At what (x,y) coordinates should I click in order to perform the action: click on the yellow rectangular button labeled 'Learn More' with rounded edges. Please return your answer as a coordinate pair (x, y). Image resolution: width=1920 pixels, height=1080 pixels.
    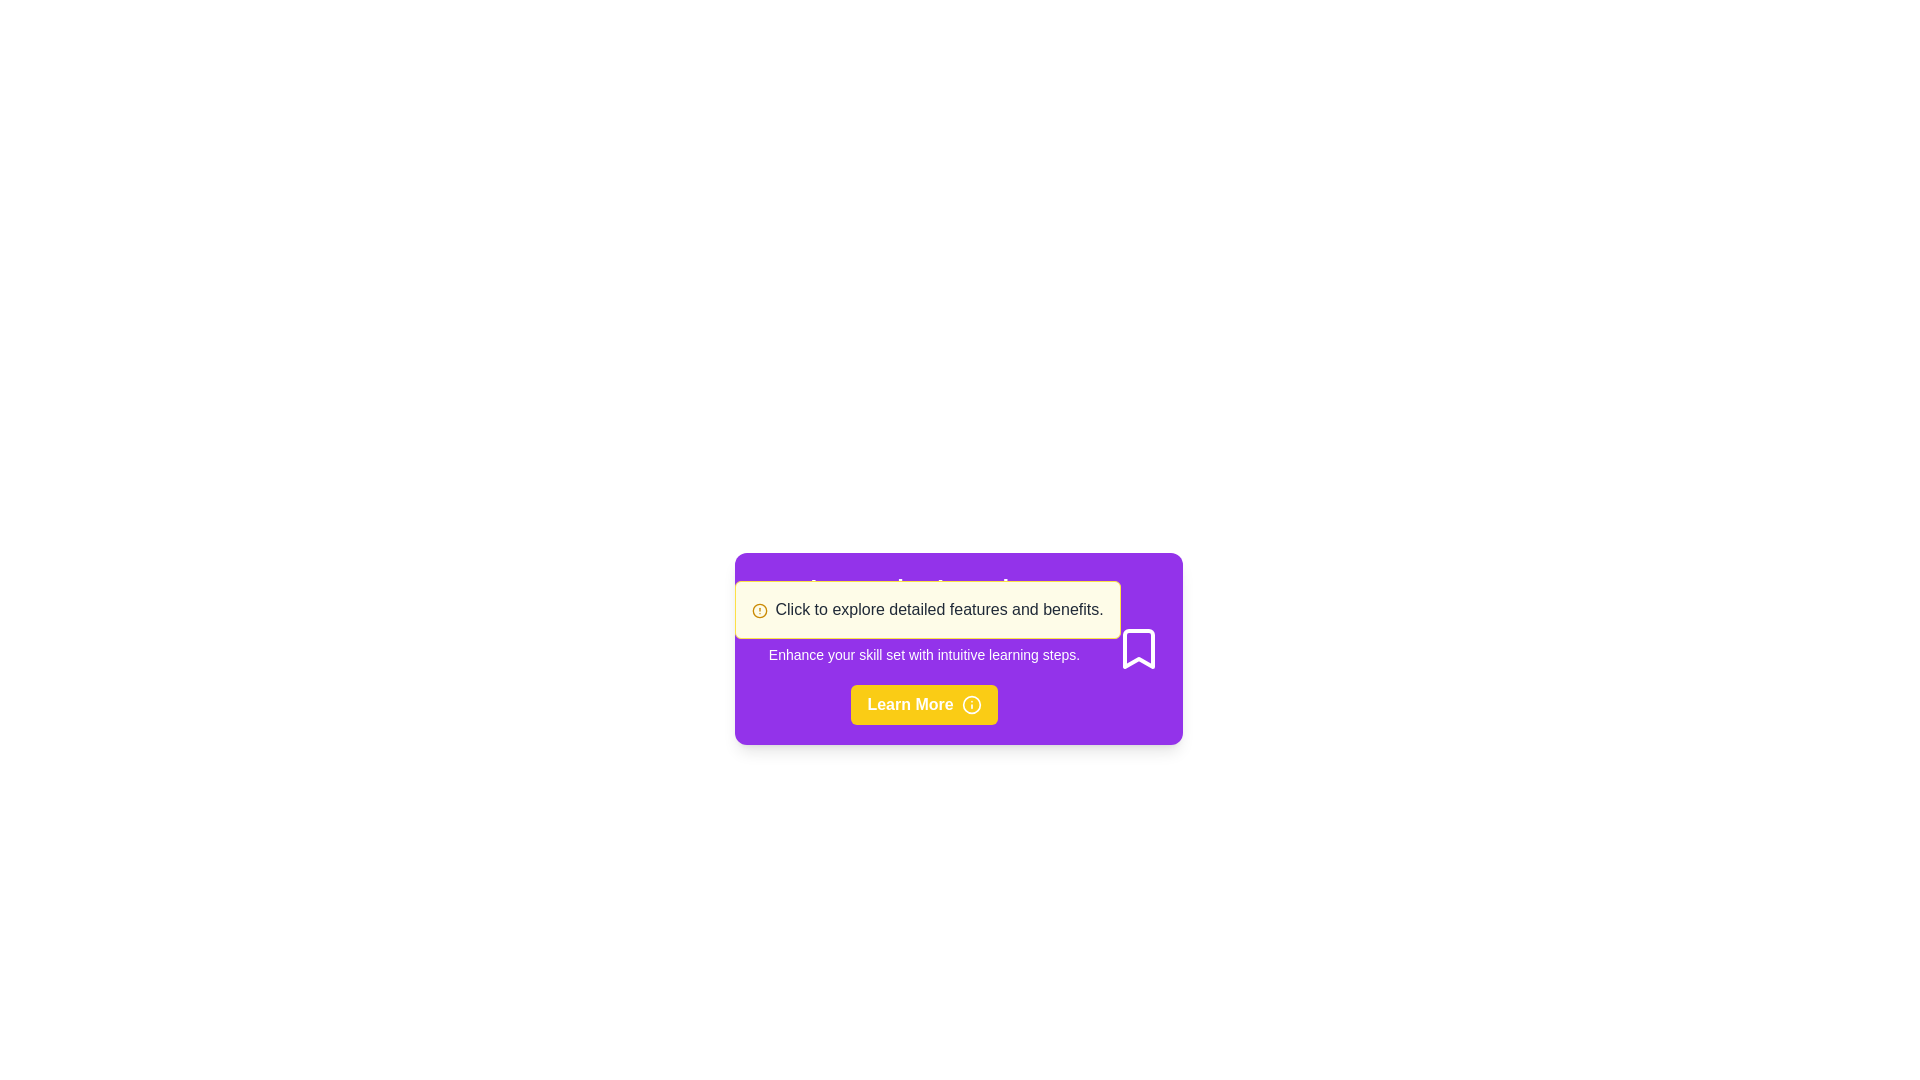
    Looking at the image, I should click on (923, 704).